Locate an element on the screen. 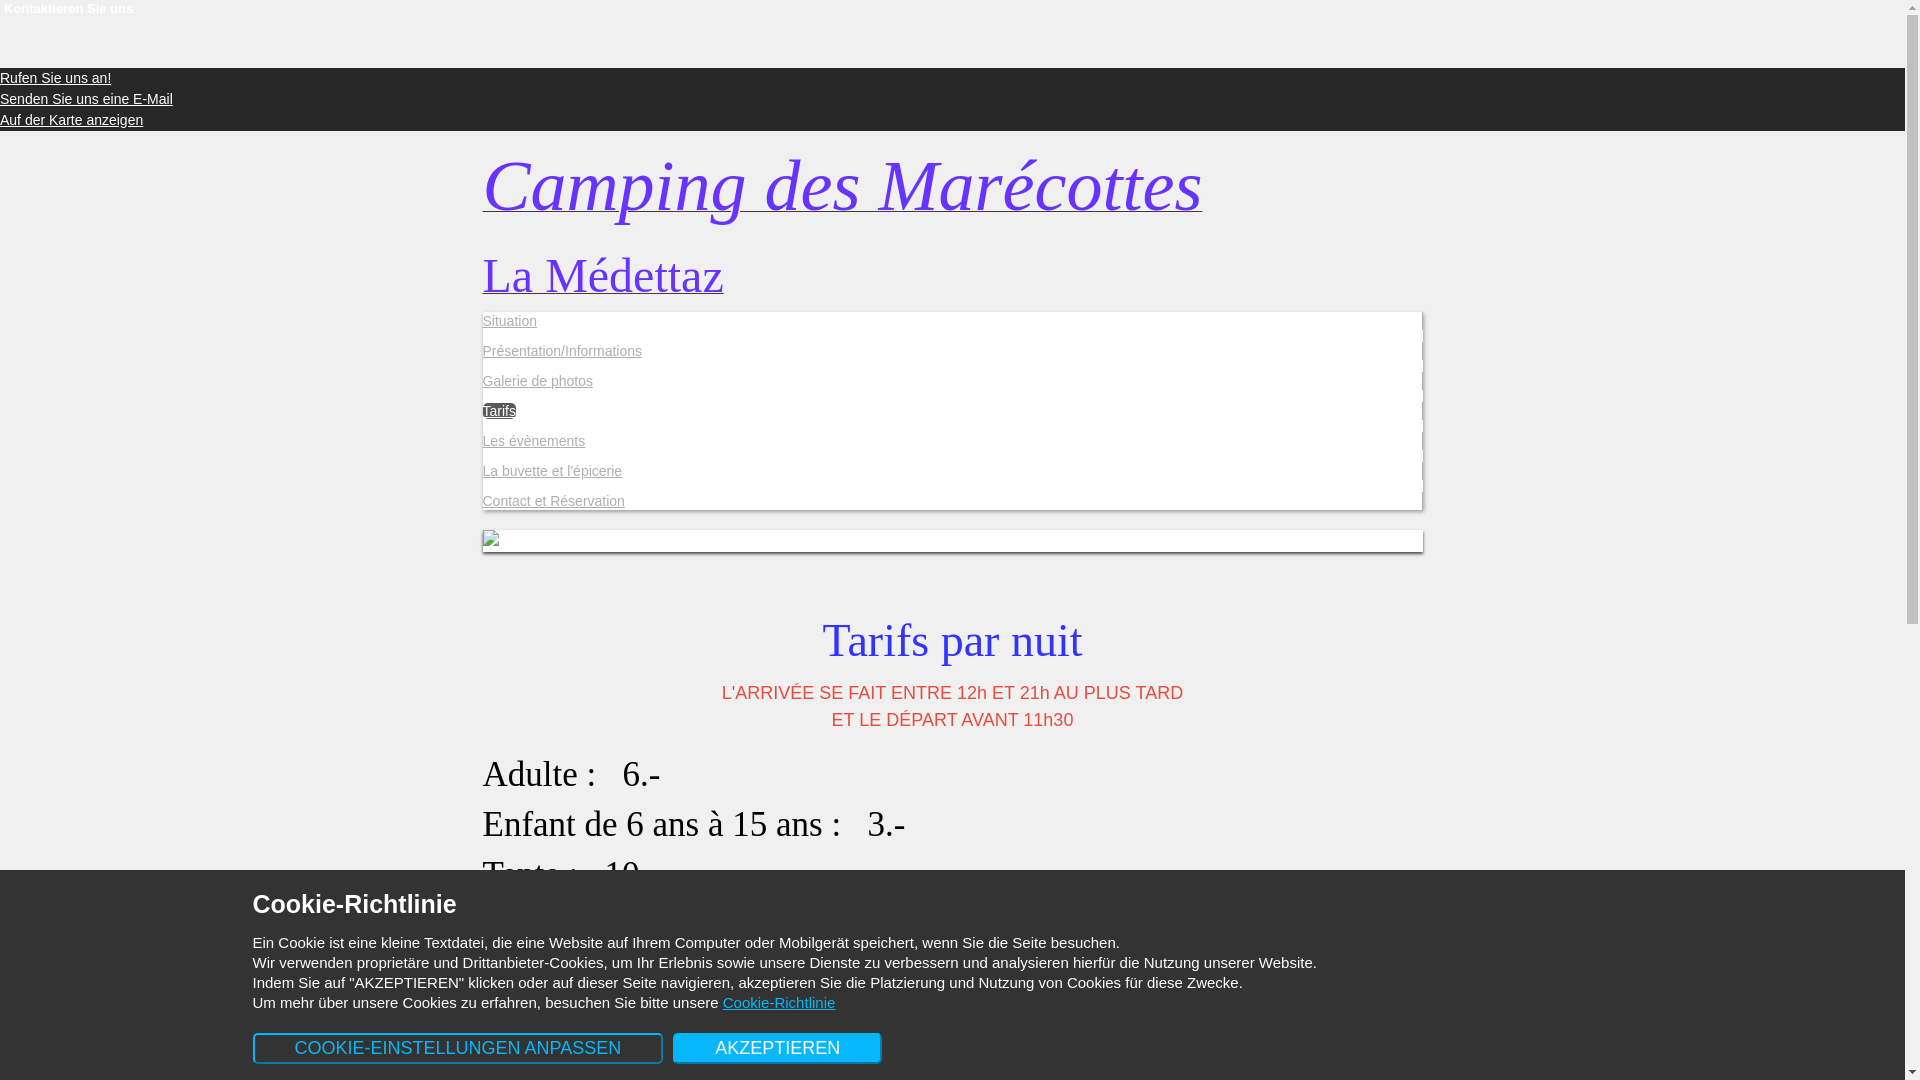  'AKZEPTIEREN' is located at coordinates (672, 1047).